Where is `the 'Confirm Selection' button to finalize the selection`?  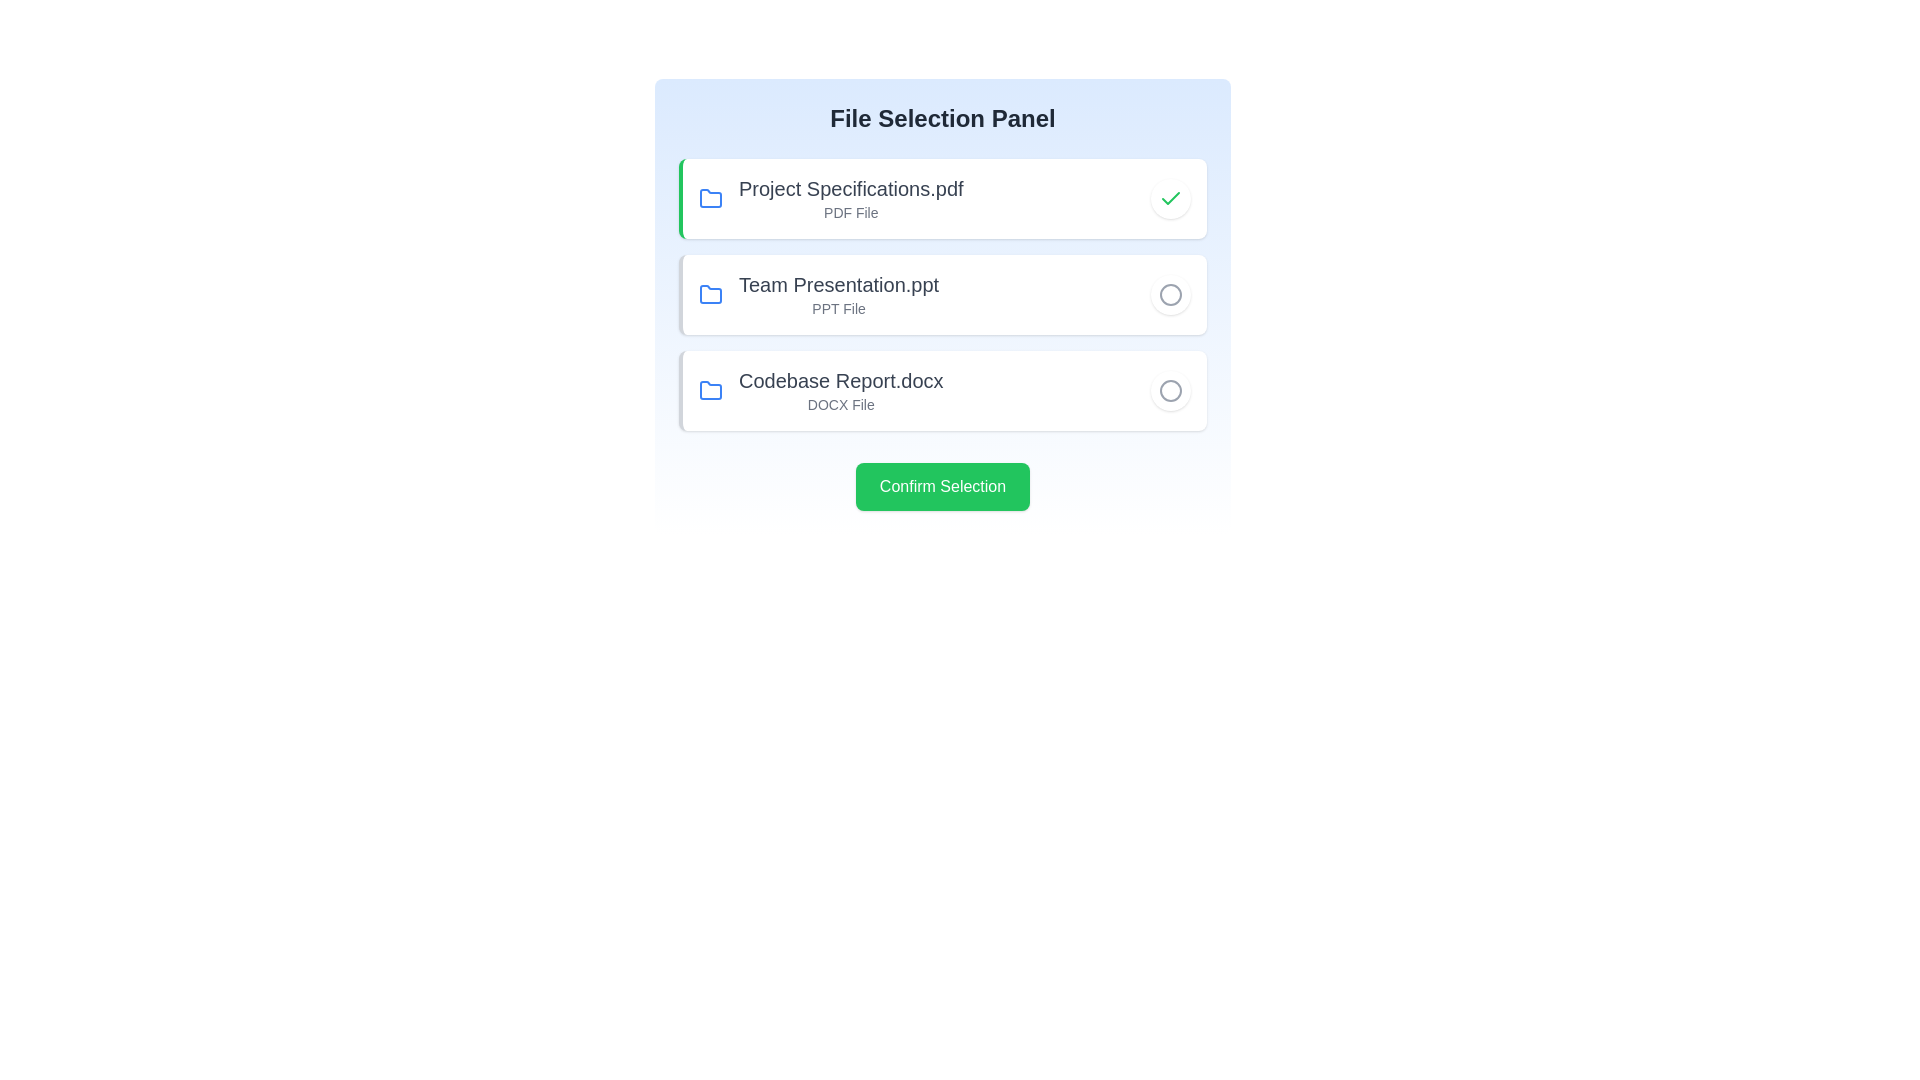 the 'Confirm Selection' button to finalize the selection is located at coordinates (941, 486).